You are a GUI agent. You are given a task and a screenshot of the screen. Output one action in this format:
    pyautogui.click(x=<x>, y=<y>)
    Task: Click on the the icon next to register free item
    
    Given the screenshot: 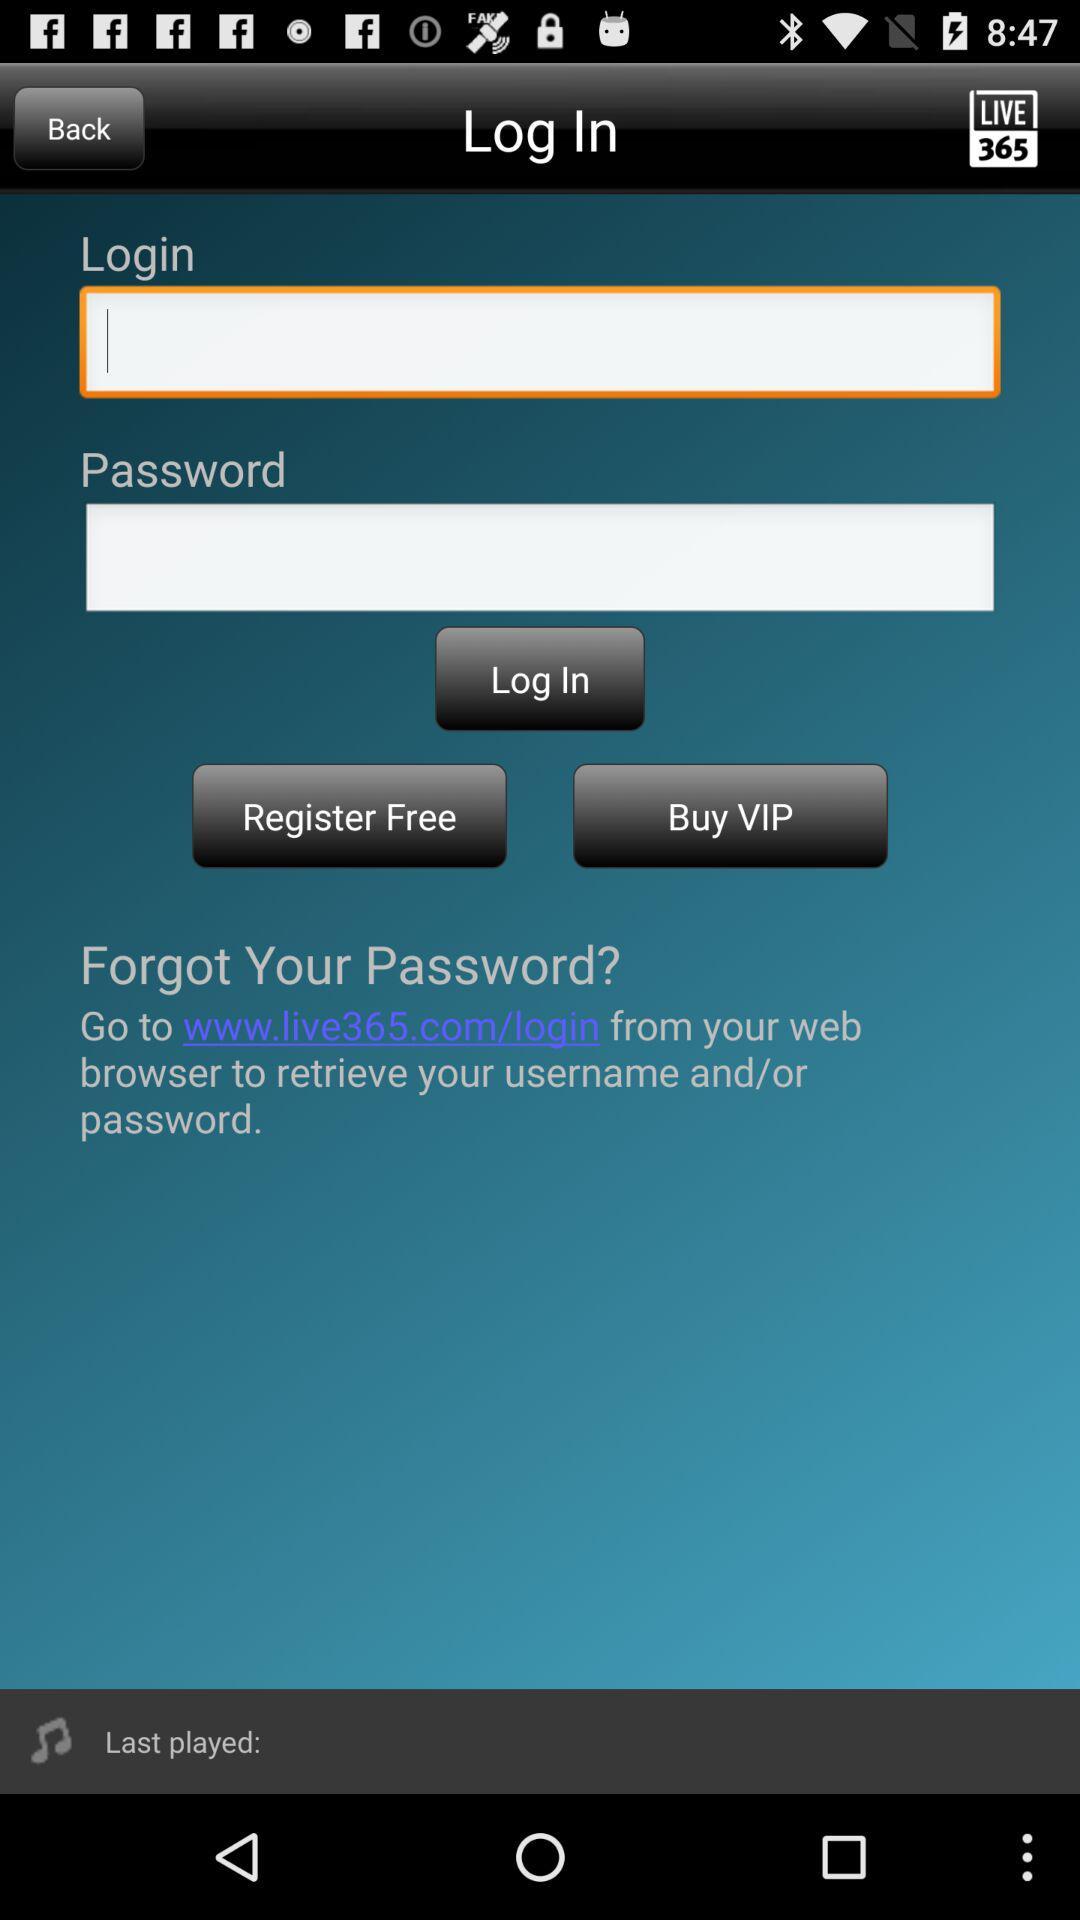 What is the action you would take?
    pyautogui.click(x=730, y=816)
    